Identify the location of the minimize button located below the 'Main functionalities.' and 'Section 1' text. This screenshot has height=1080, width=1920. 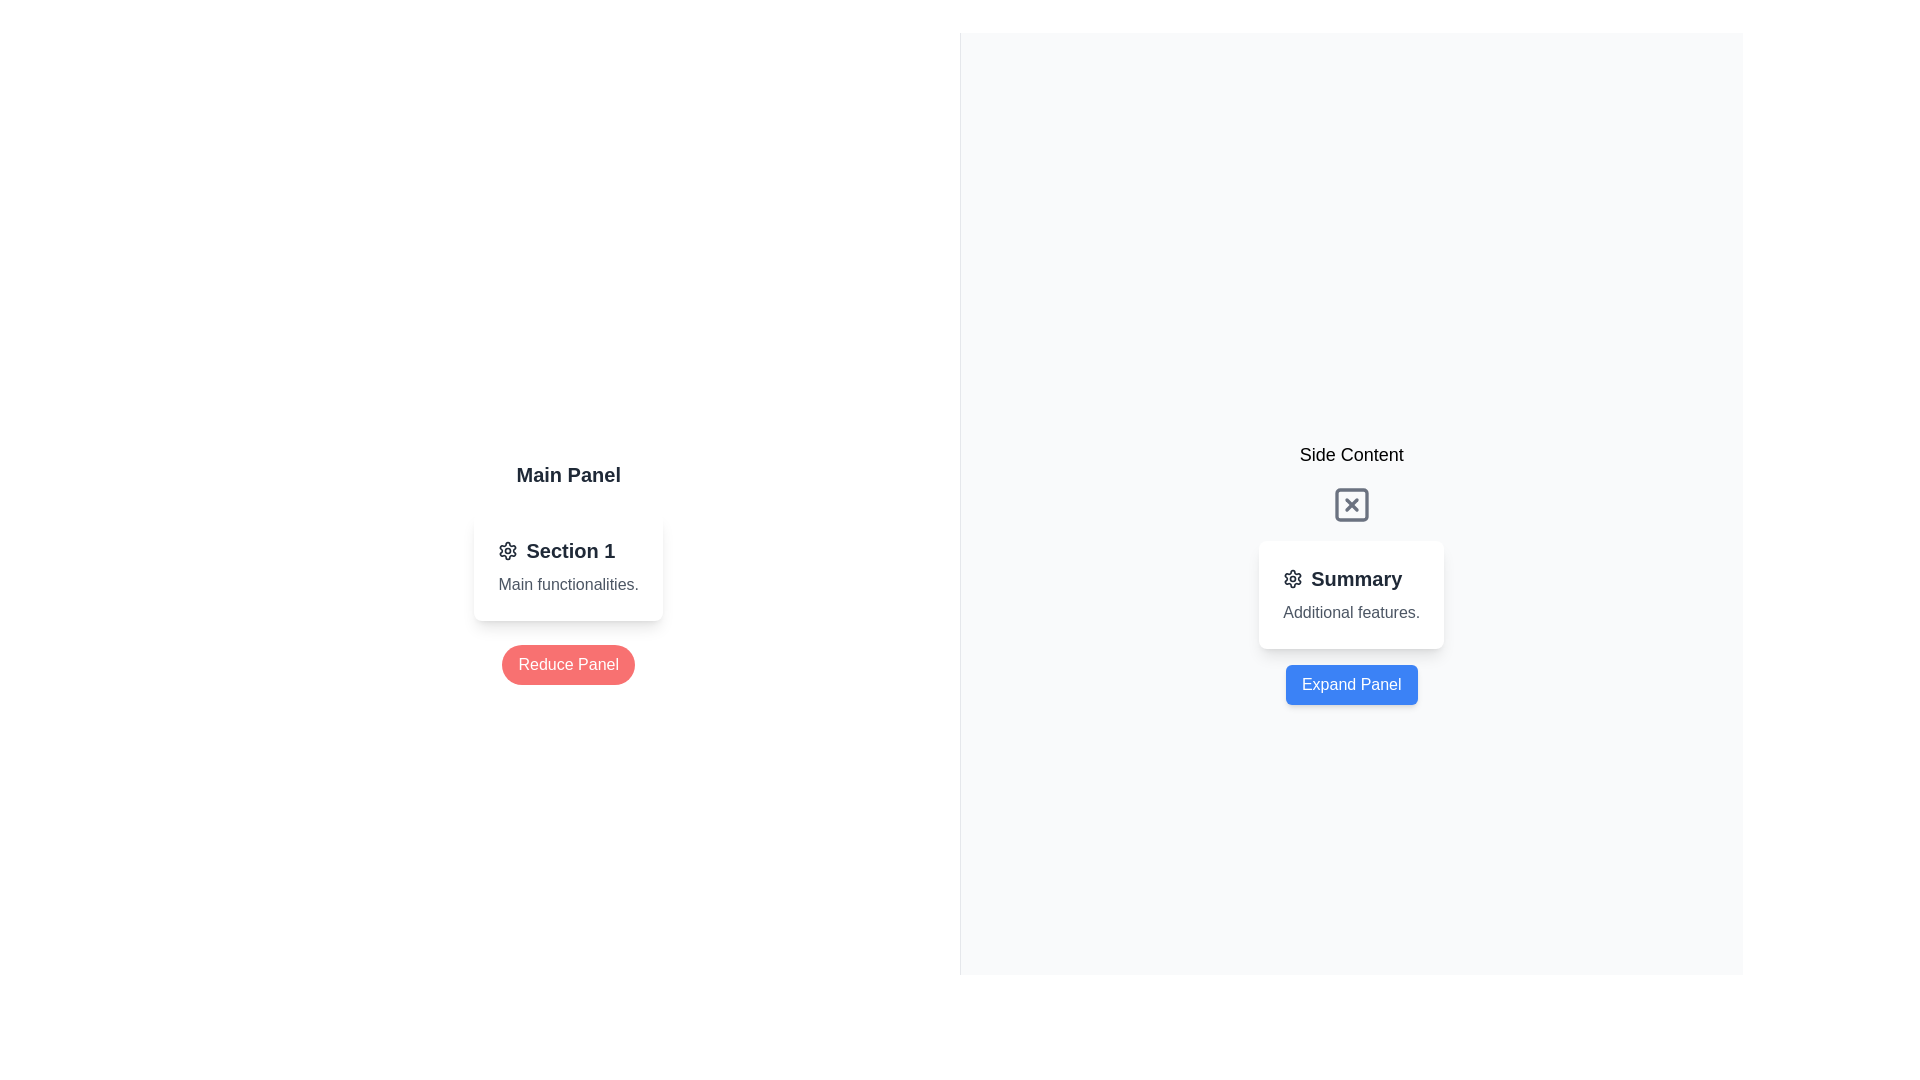
(567, 664).